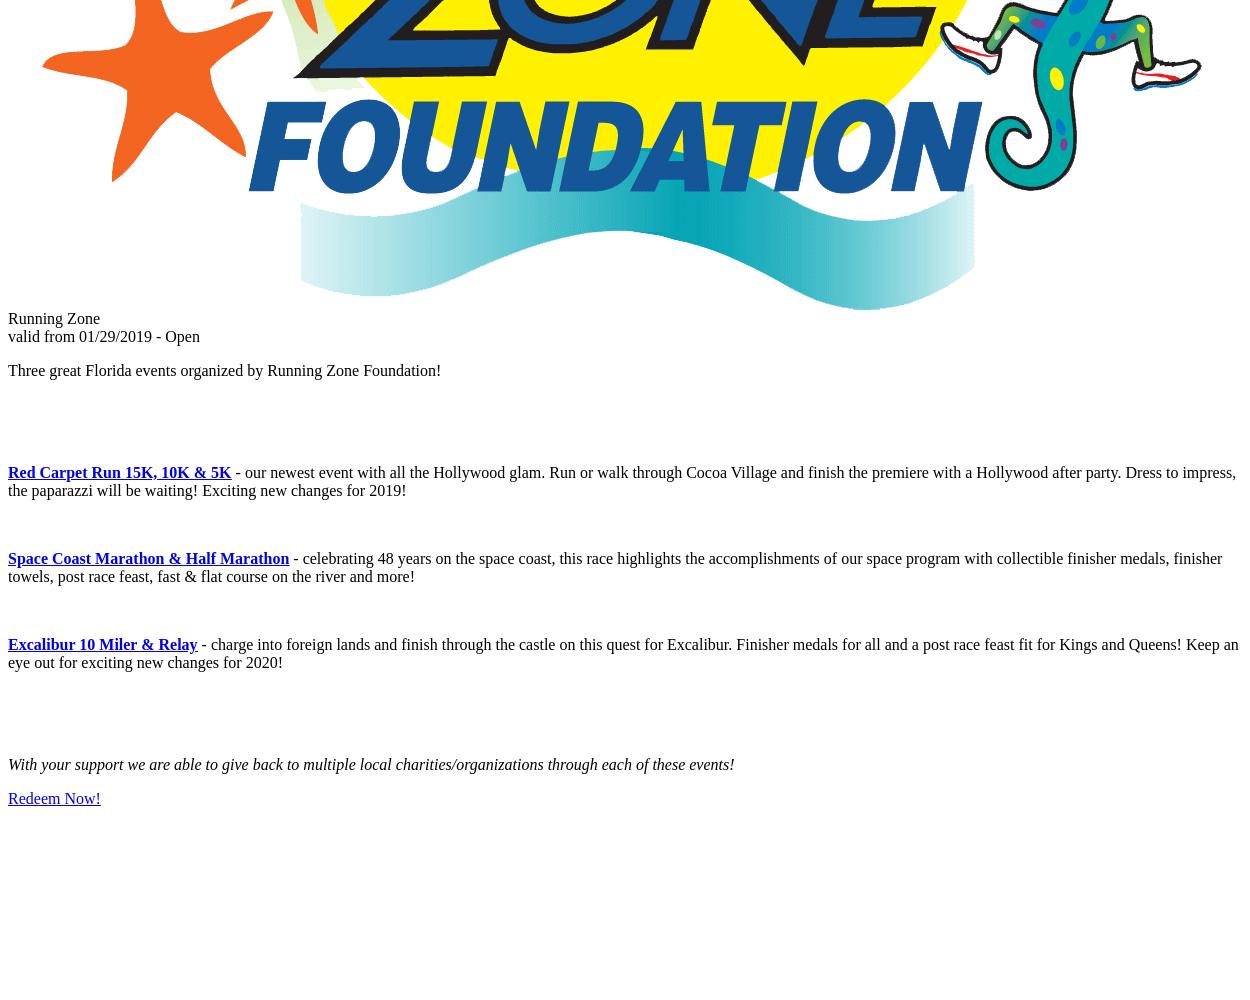 Image resolution: width=1250 pixels, height=1000 pixels. Describe the element at coordinates (101, 644) in the screenshot. I see `'Excalibur 10 Miler & Relay'` at that location.